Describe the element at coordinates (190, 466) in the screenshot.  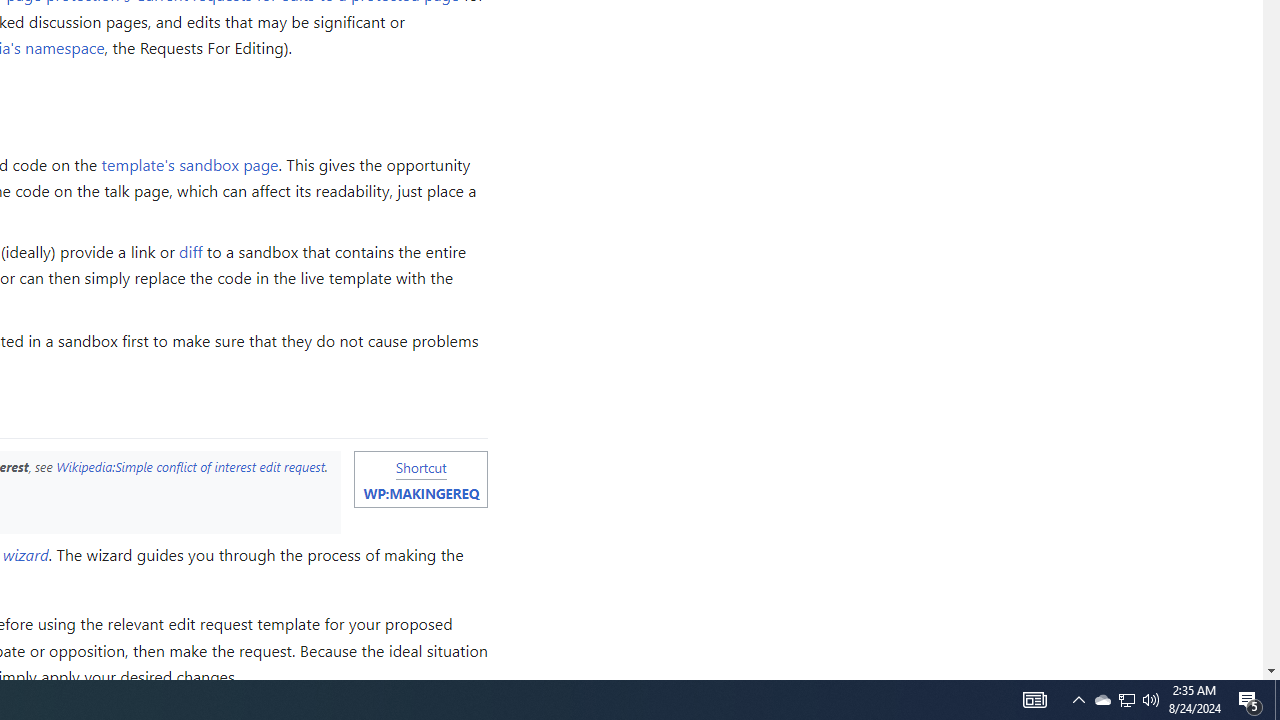
I see `'Wikipedia:Simple conflict of interest edit request'` at that location.